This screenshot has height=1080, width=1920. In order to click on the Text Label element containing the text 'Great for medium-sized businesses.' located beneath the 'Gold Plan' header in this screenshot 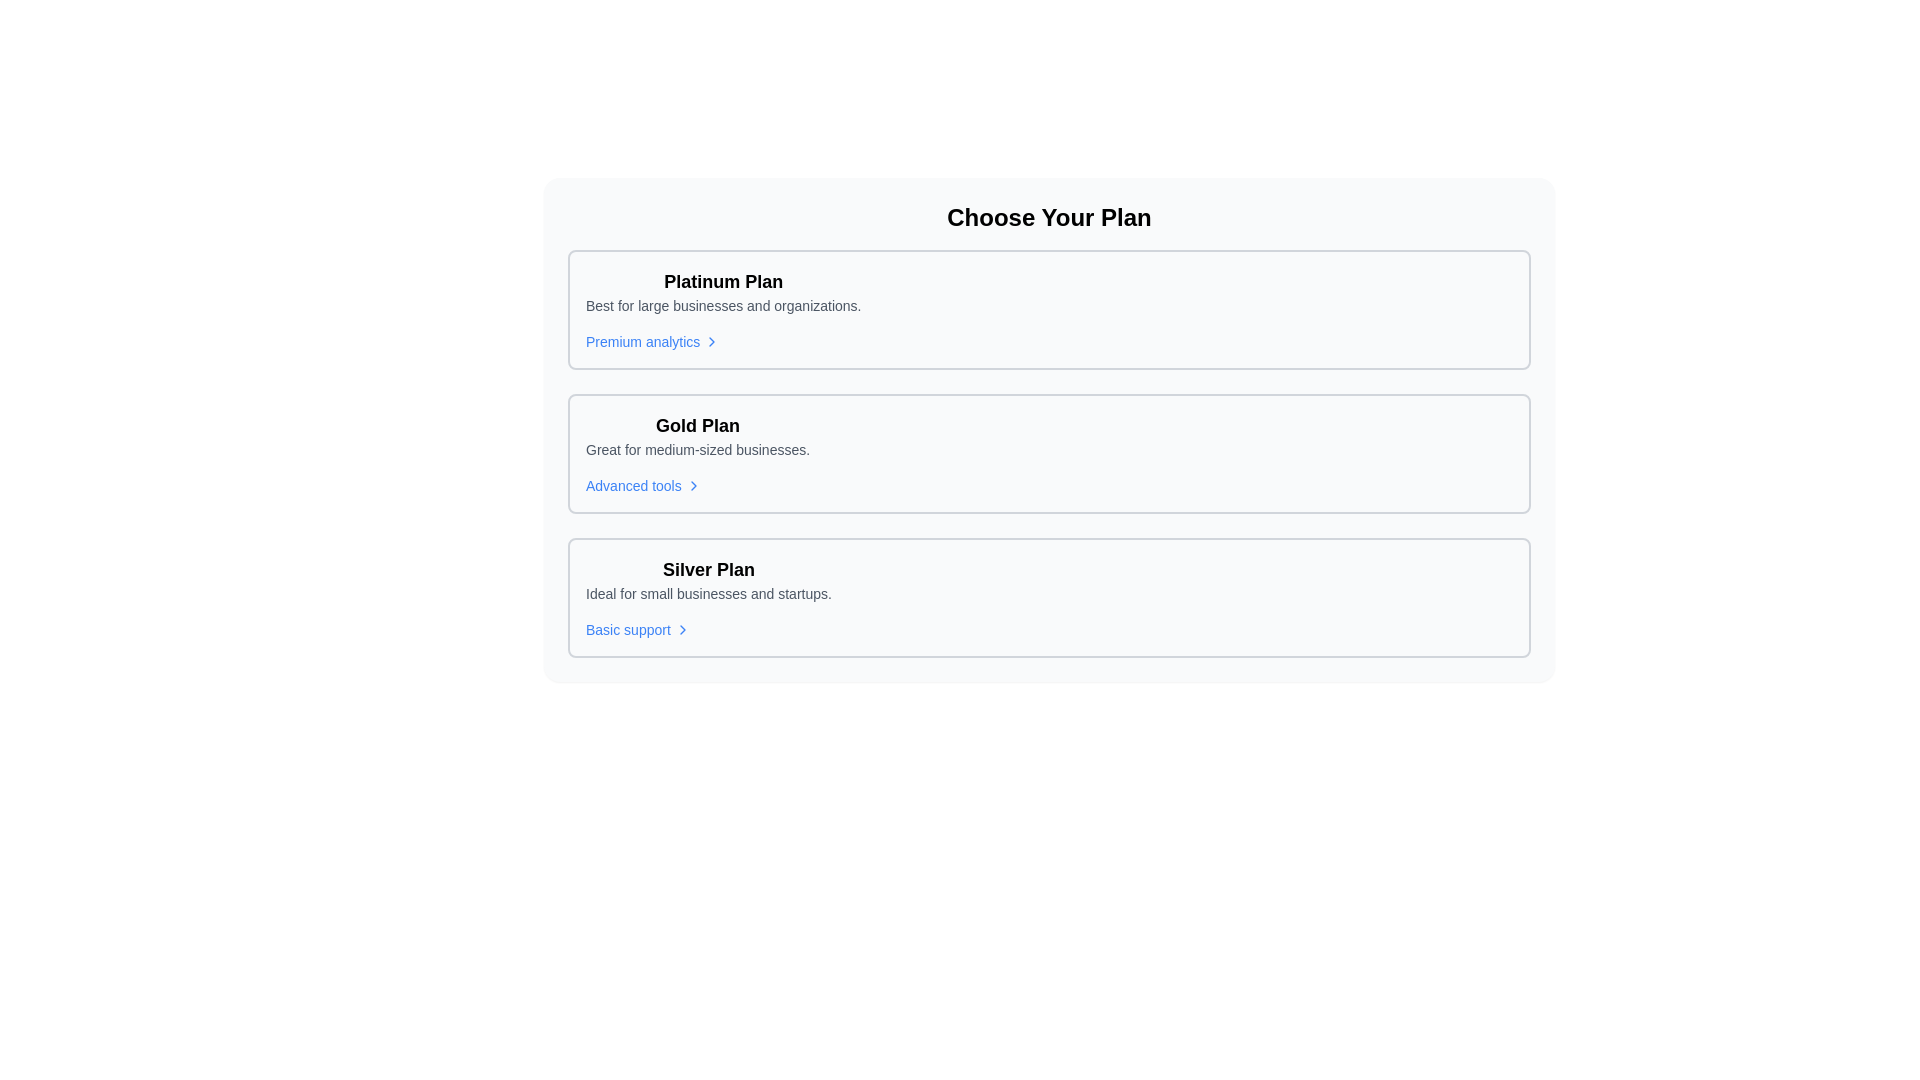, I will do `click(698, 450)`.